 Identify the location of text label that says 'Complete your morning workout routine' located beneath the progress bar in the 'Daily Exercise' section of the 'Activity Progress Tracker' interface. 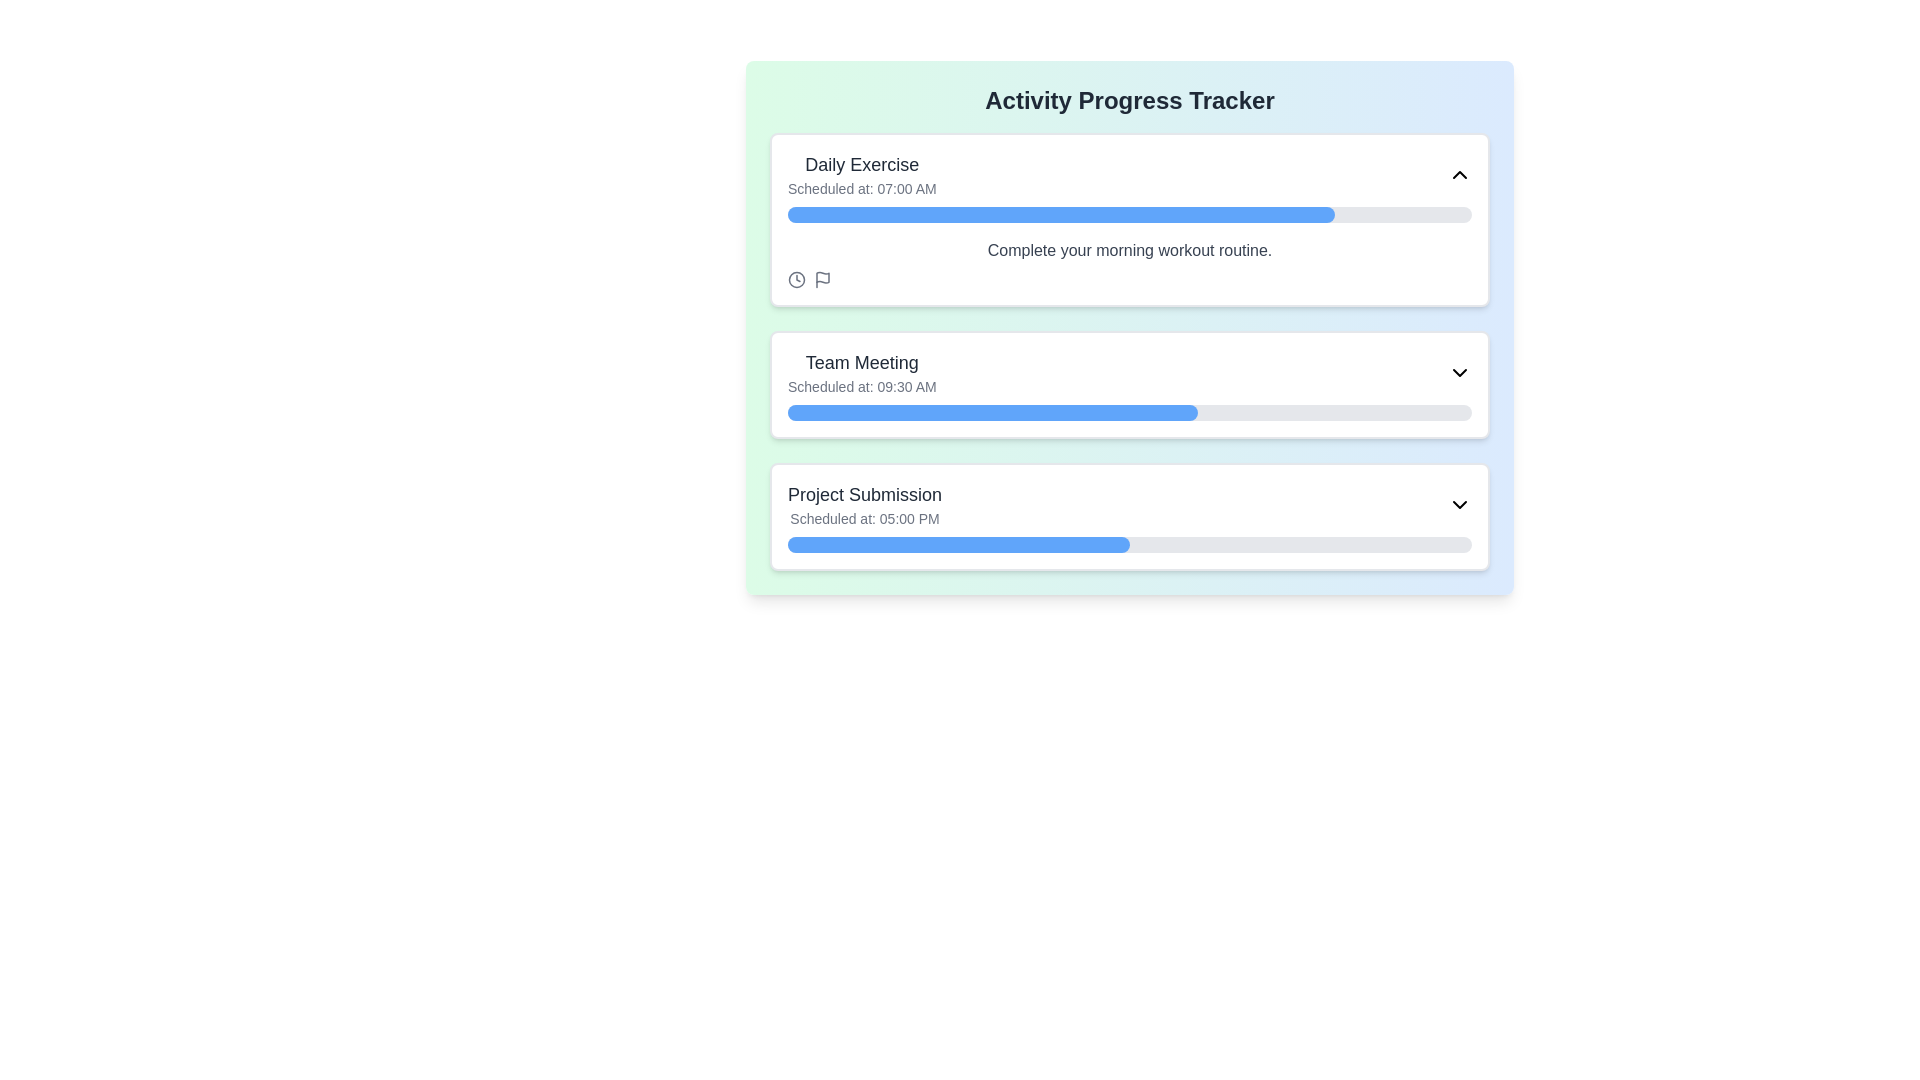
(1129, 262).